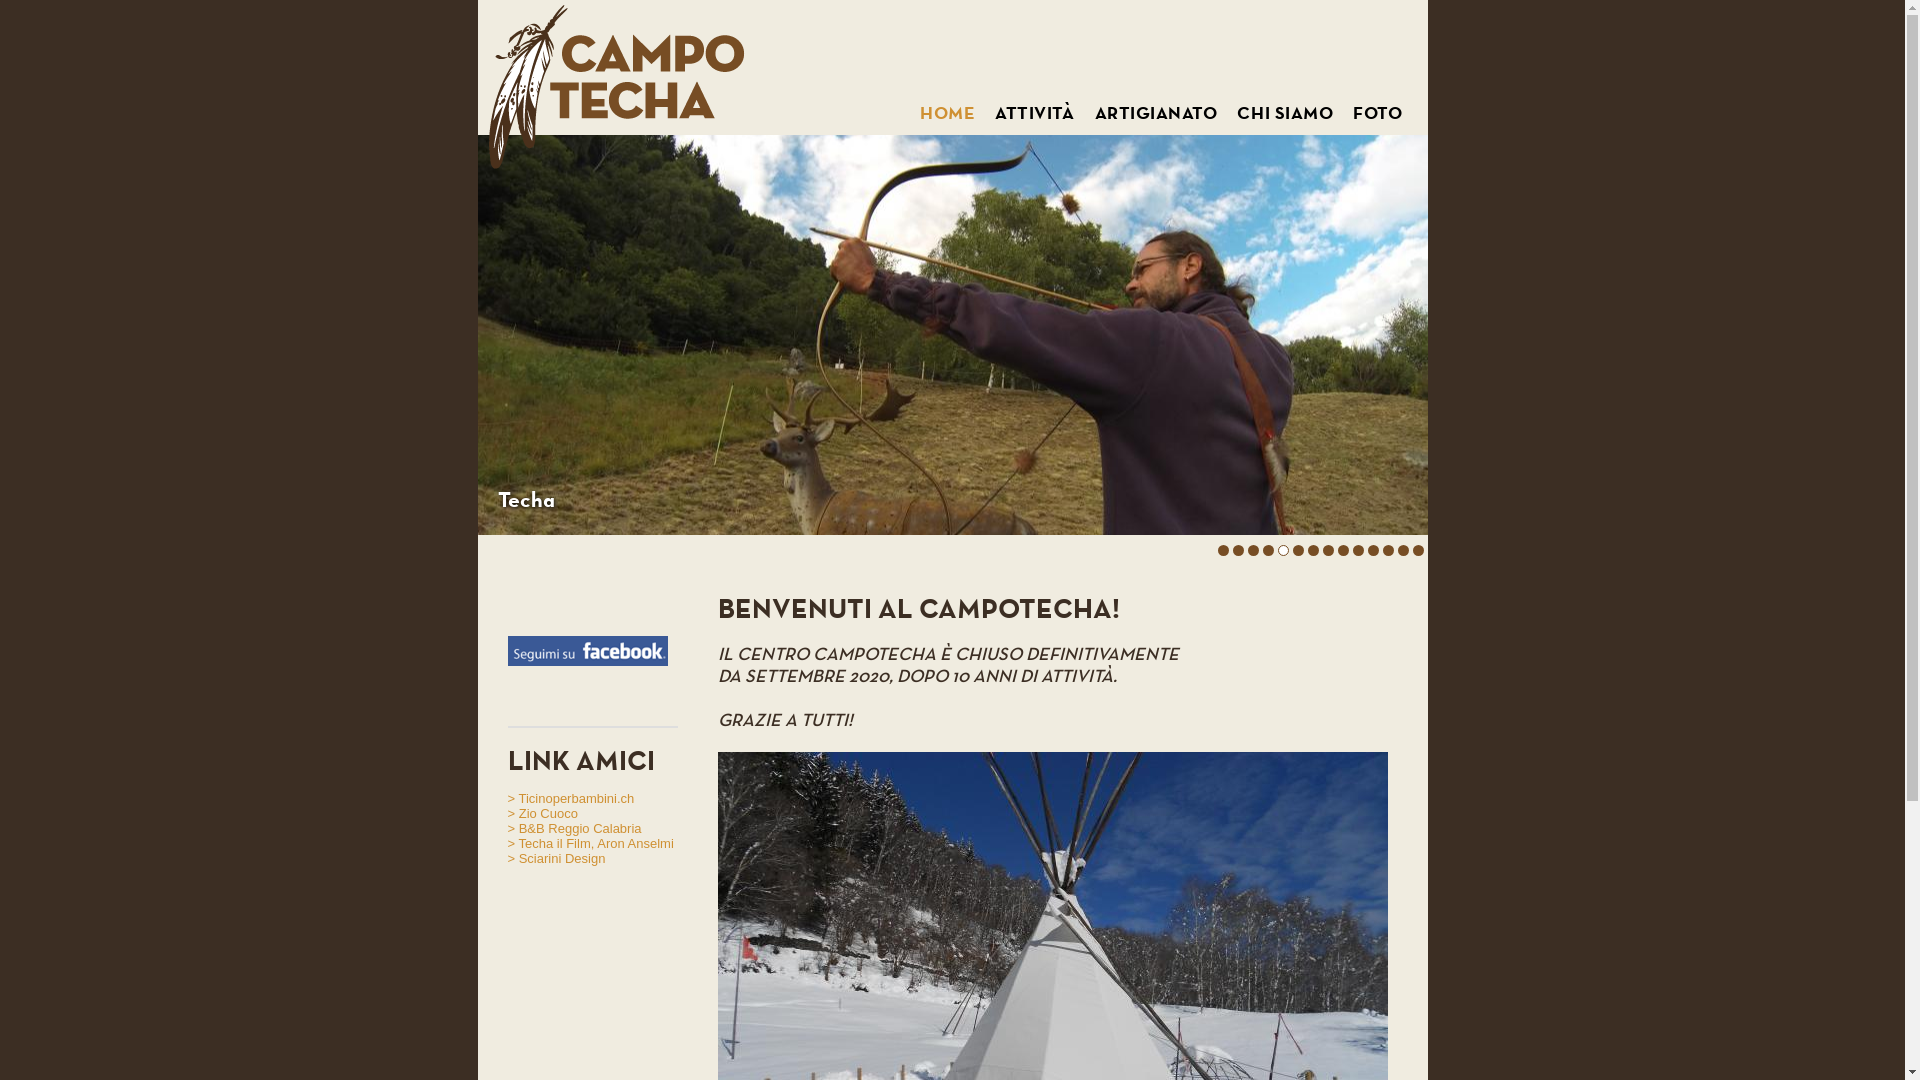 The width and height of the screenshot is (1920, 1080). What do you see at coordinates (1282, 553) in the screenshot?
I see `'5'` at bounding box center [1282, 553].